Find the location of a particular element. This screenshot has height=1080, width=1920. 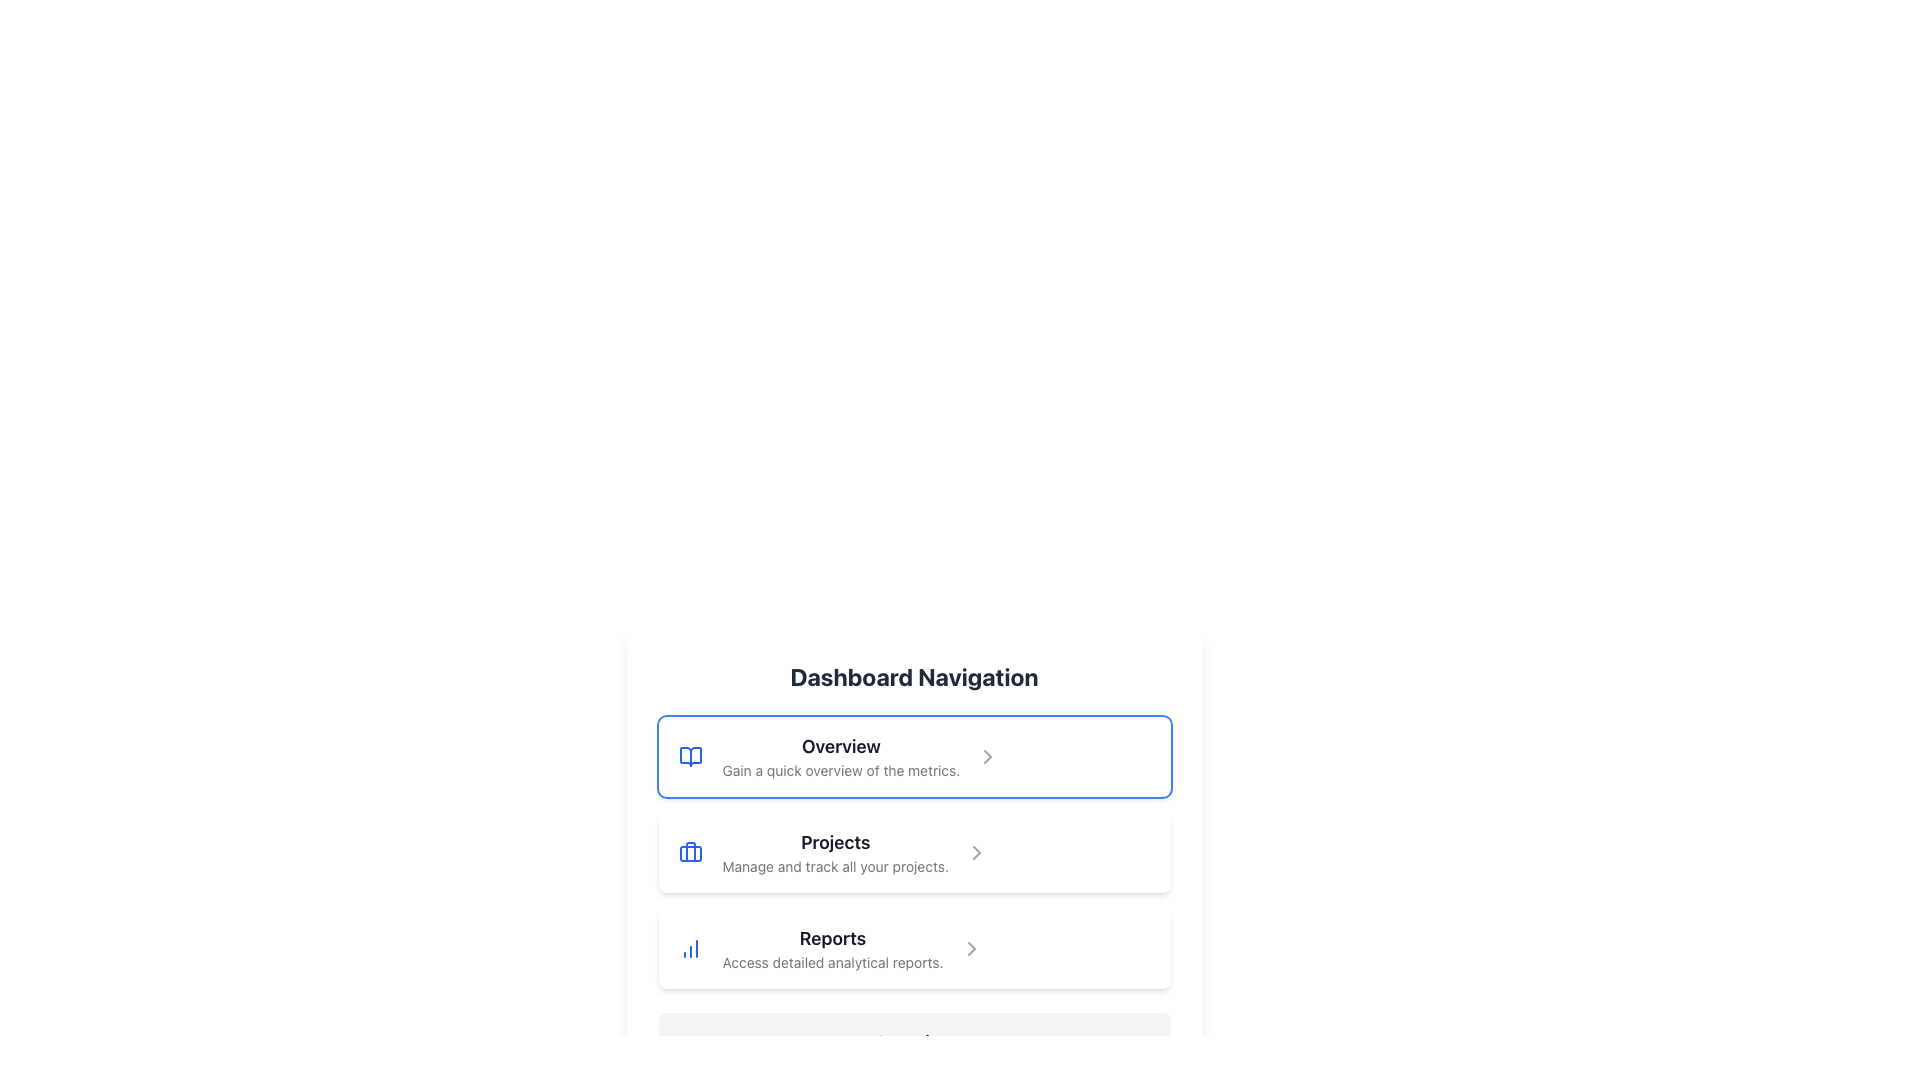

the first navigation button under the 'Dashboard Navigation' header to trigger the hover effect is located at coordinates (913, 756).